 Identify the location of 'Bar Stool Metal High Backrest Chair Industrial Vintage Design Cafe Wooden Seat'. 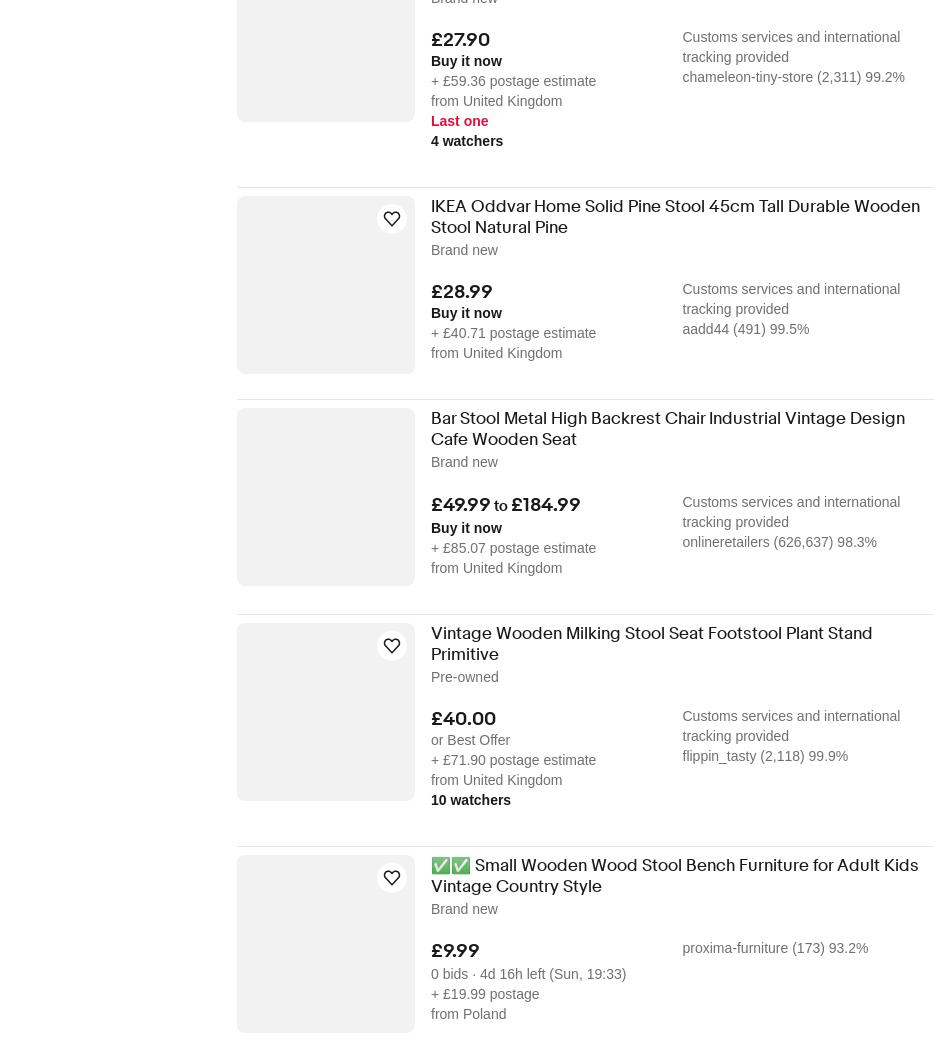
(430, 428).